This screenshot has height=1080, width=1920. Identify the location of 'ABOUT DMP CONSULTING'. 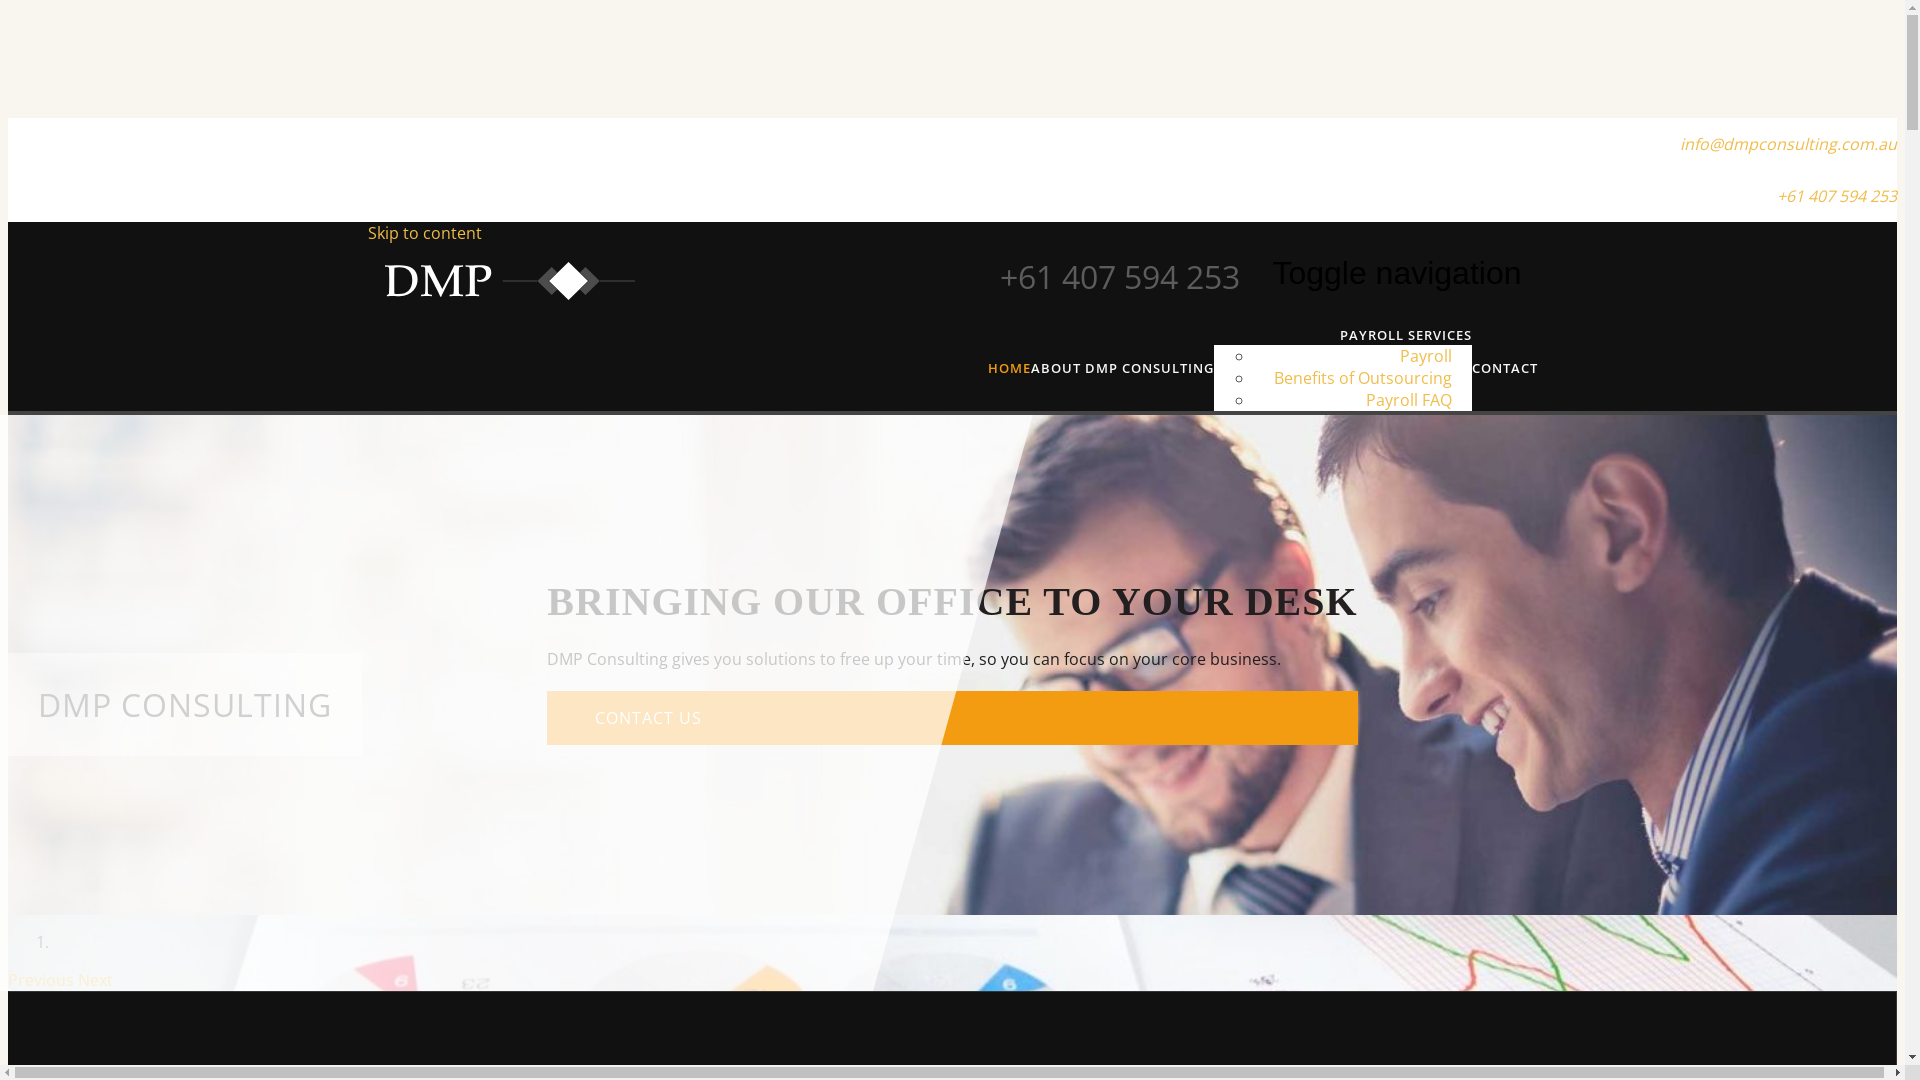
(1121, 367).